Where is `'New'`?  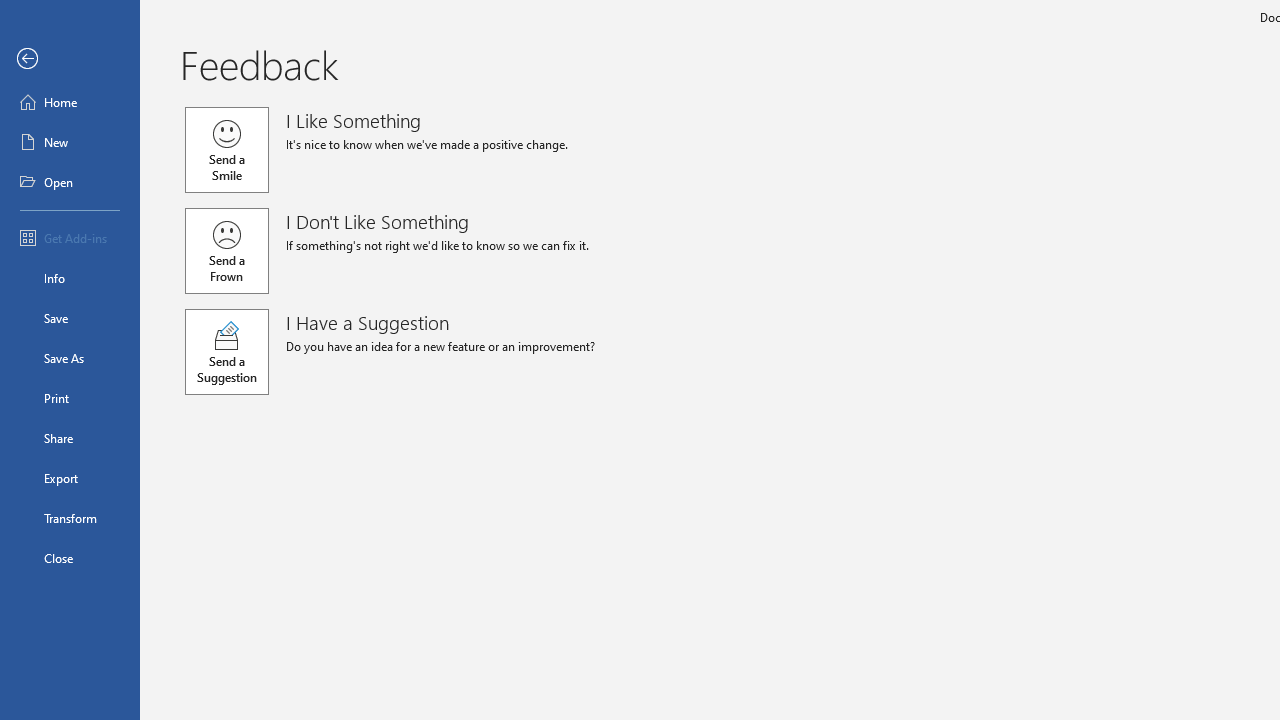 'New' is located at coordinates (69, 140).